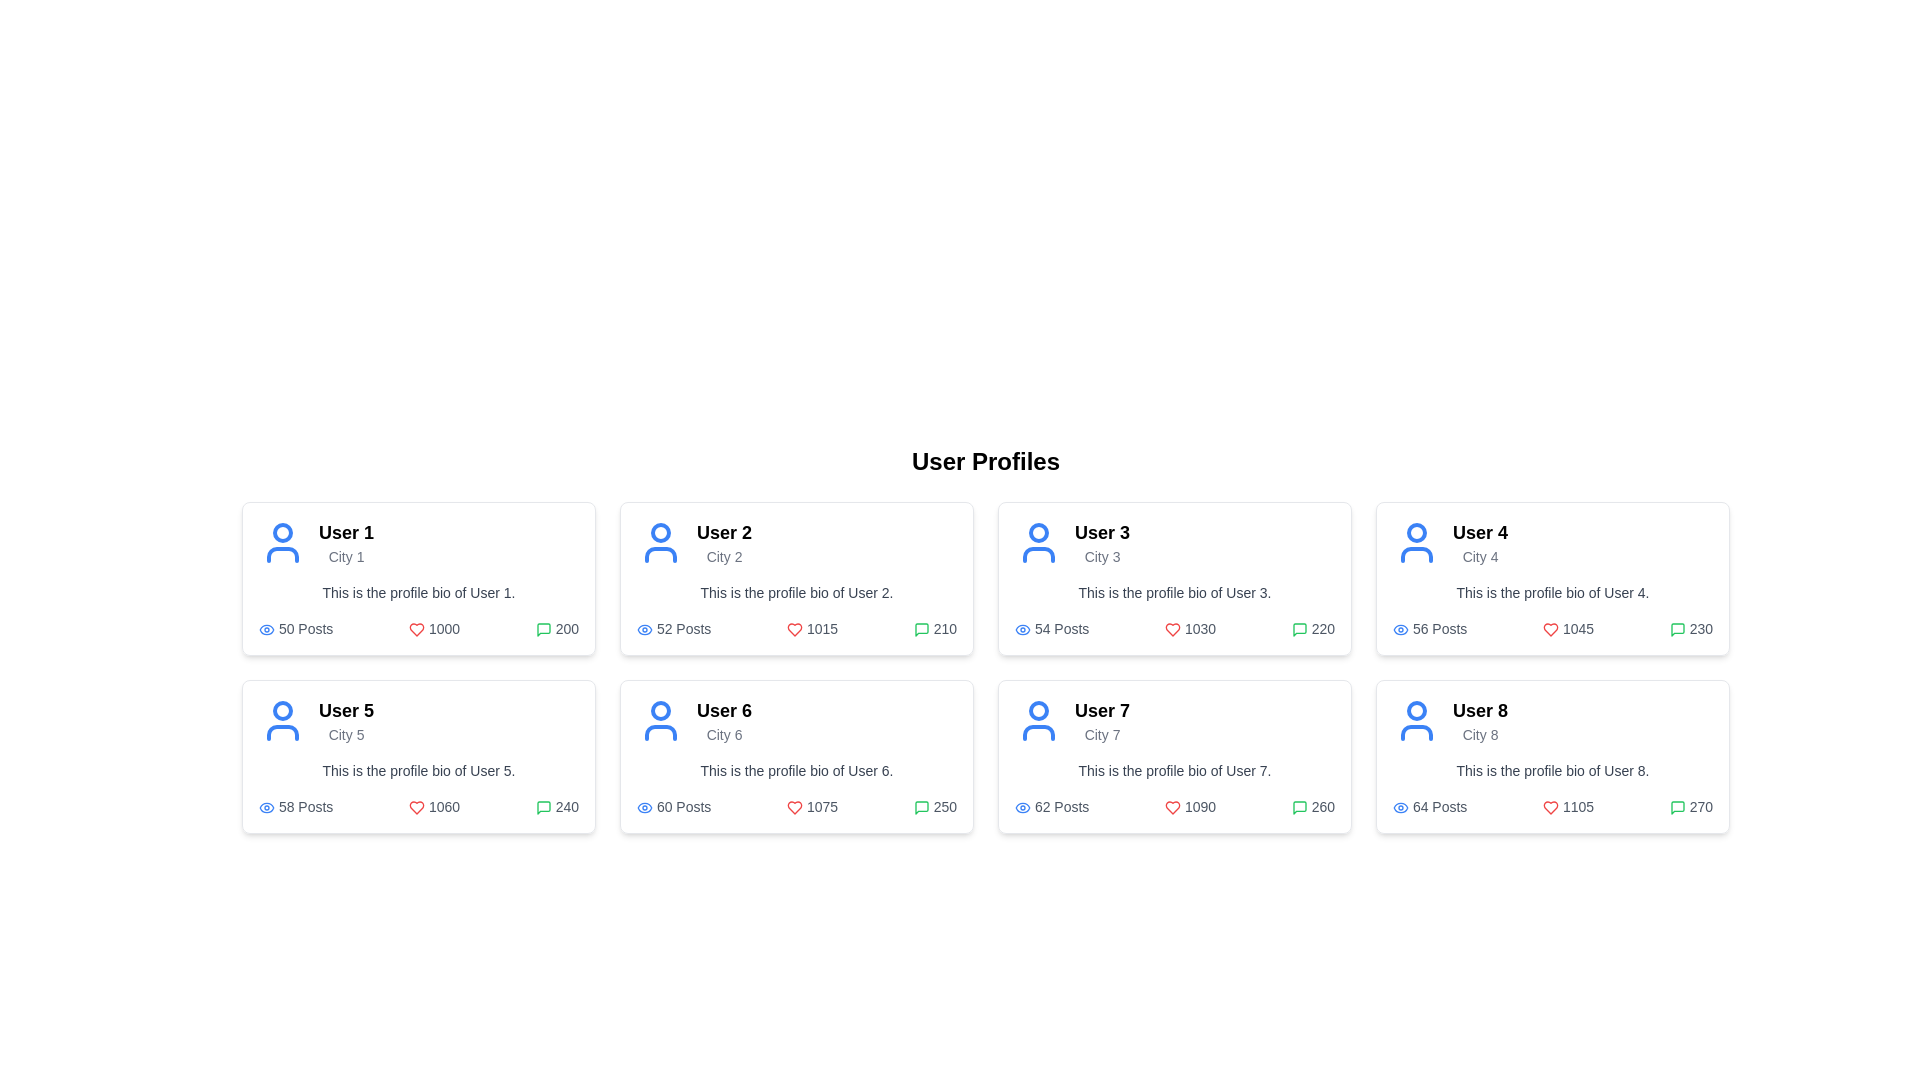 The height and width of the screenshot is (1080, 1920). I want to click on the text label displaying 'User 6', which is styled as a prominent heading in bold and large font, located in the sixth card of a grid of user profiles, positioned in the lower row, second column from the left, so click(723, 709).